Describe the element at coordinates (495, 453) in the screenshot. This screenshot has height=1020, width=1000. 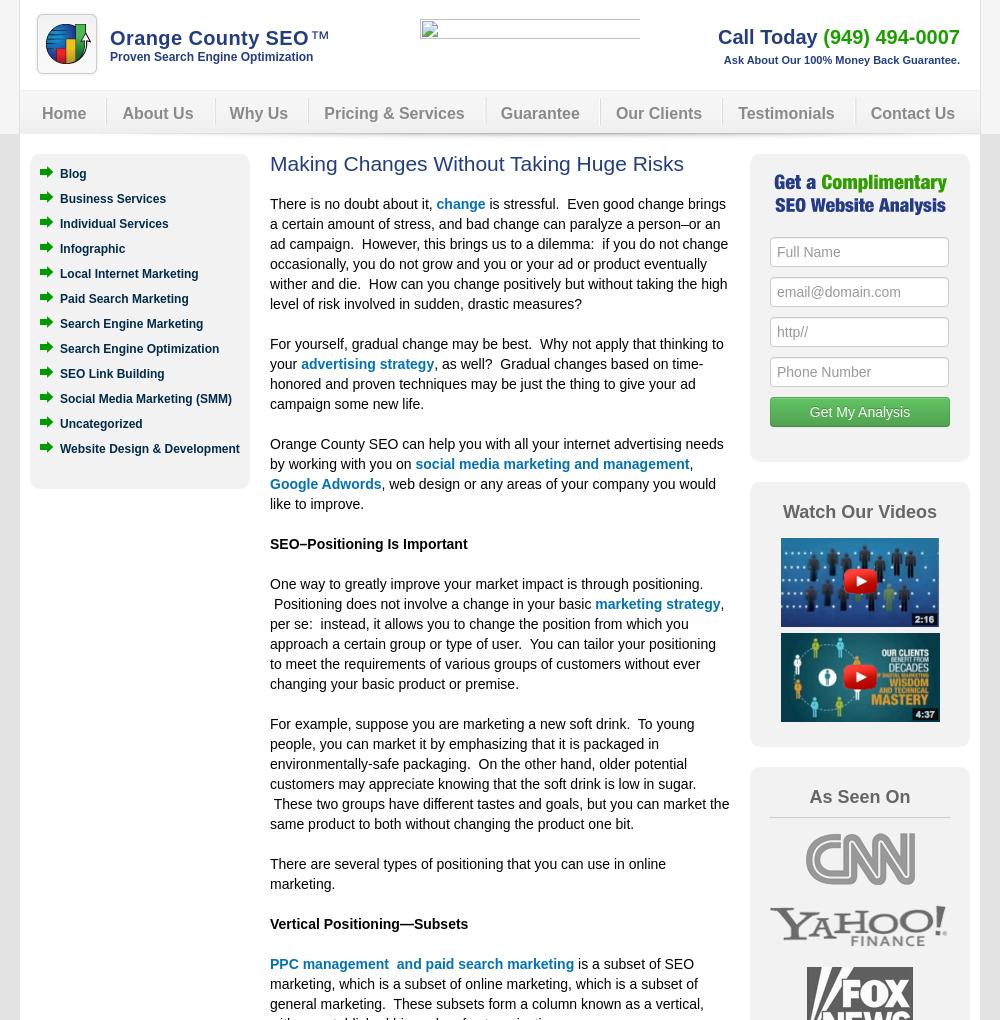
I see `'Orange County SEO can help you with all your internet advertising needs by working with you on'` at that location.